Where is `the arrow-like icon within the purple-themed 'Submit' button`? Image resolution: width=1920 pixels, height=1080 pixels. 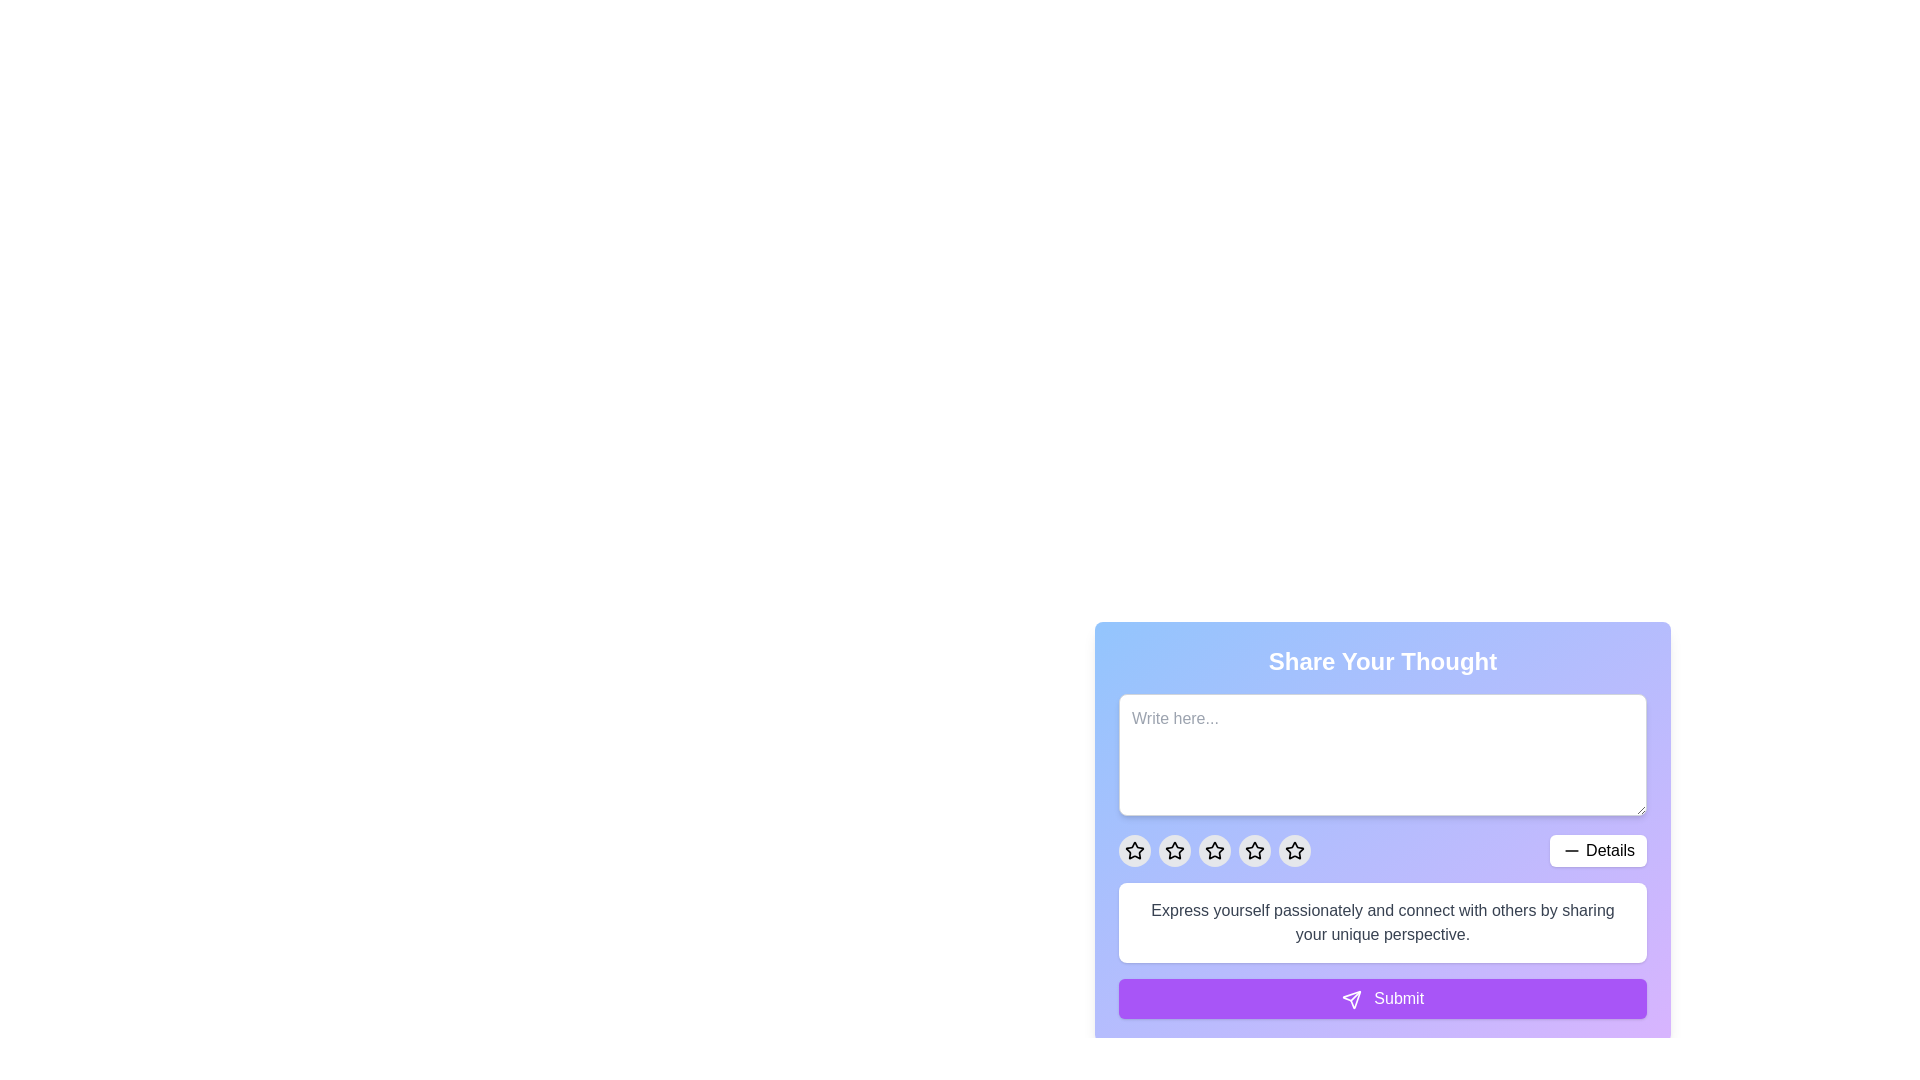 the arrow-like icon within the purple-themed 'Submit' button is located at coordinates (1351, 999).